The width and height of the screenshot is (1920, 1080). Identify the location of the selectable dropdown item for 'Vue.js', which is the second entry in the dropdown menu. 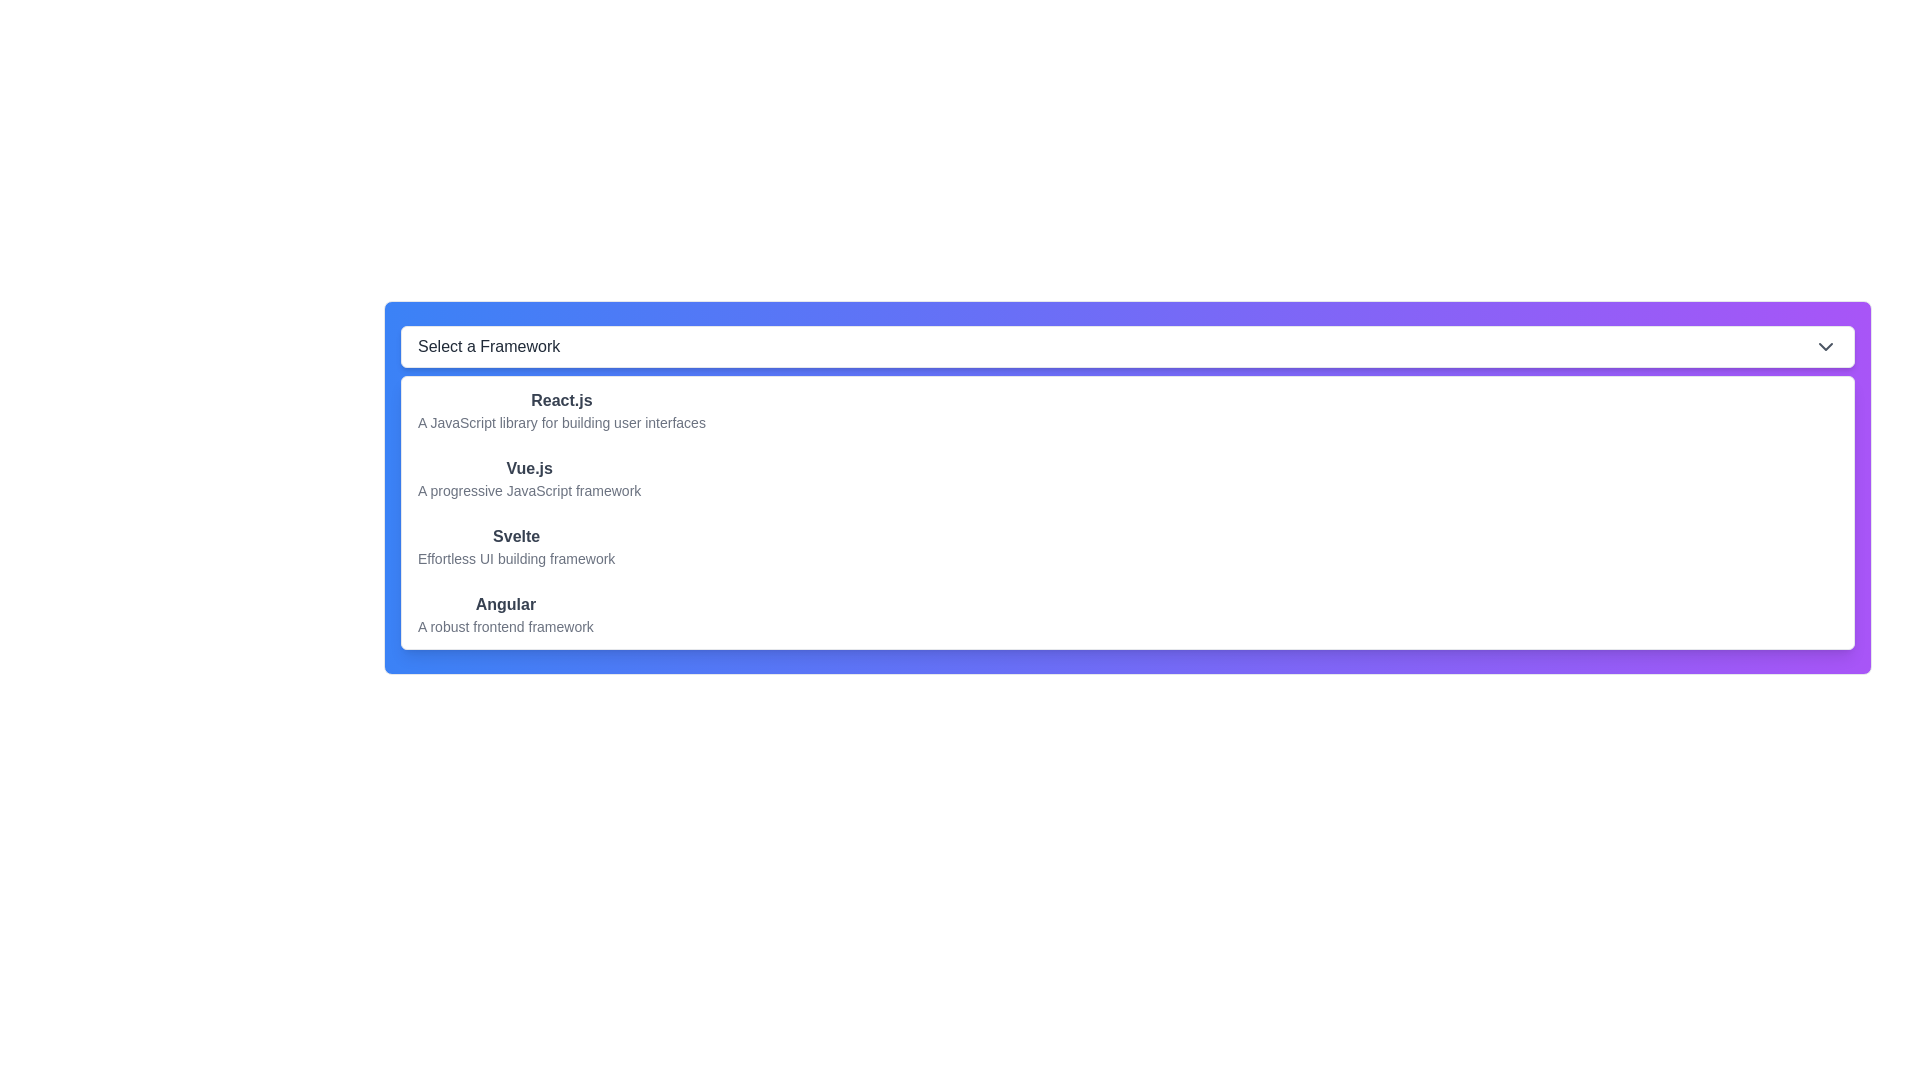
(529, 478).